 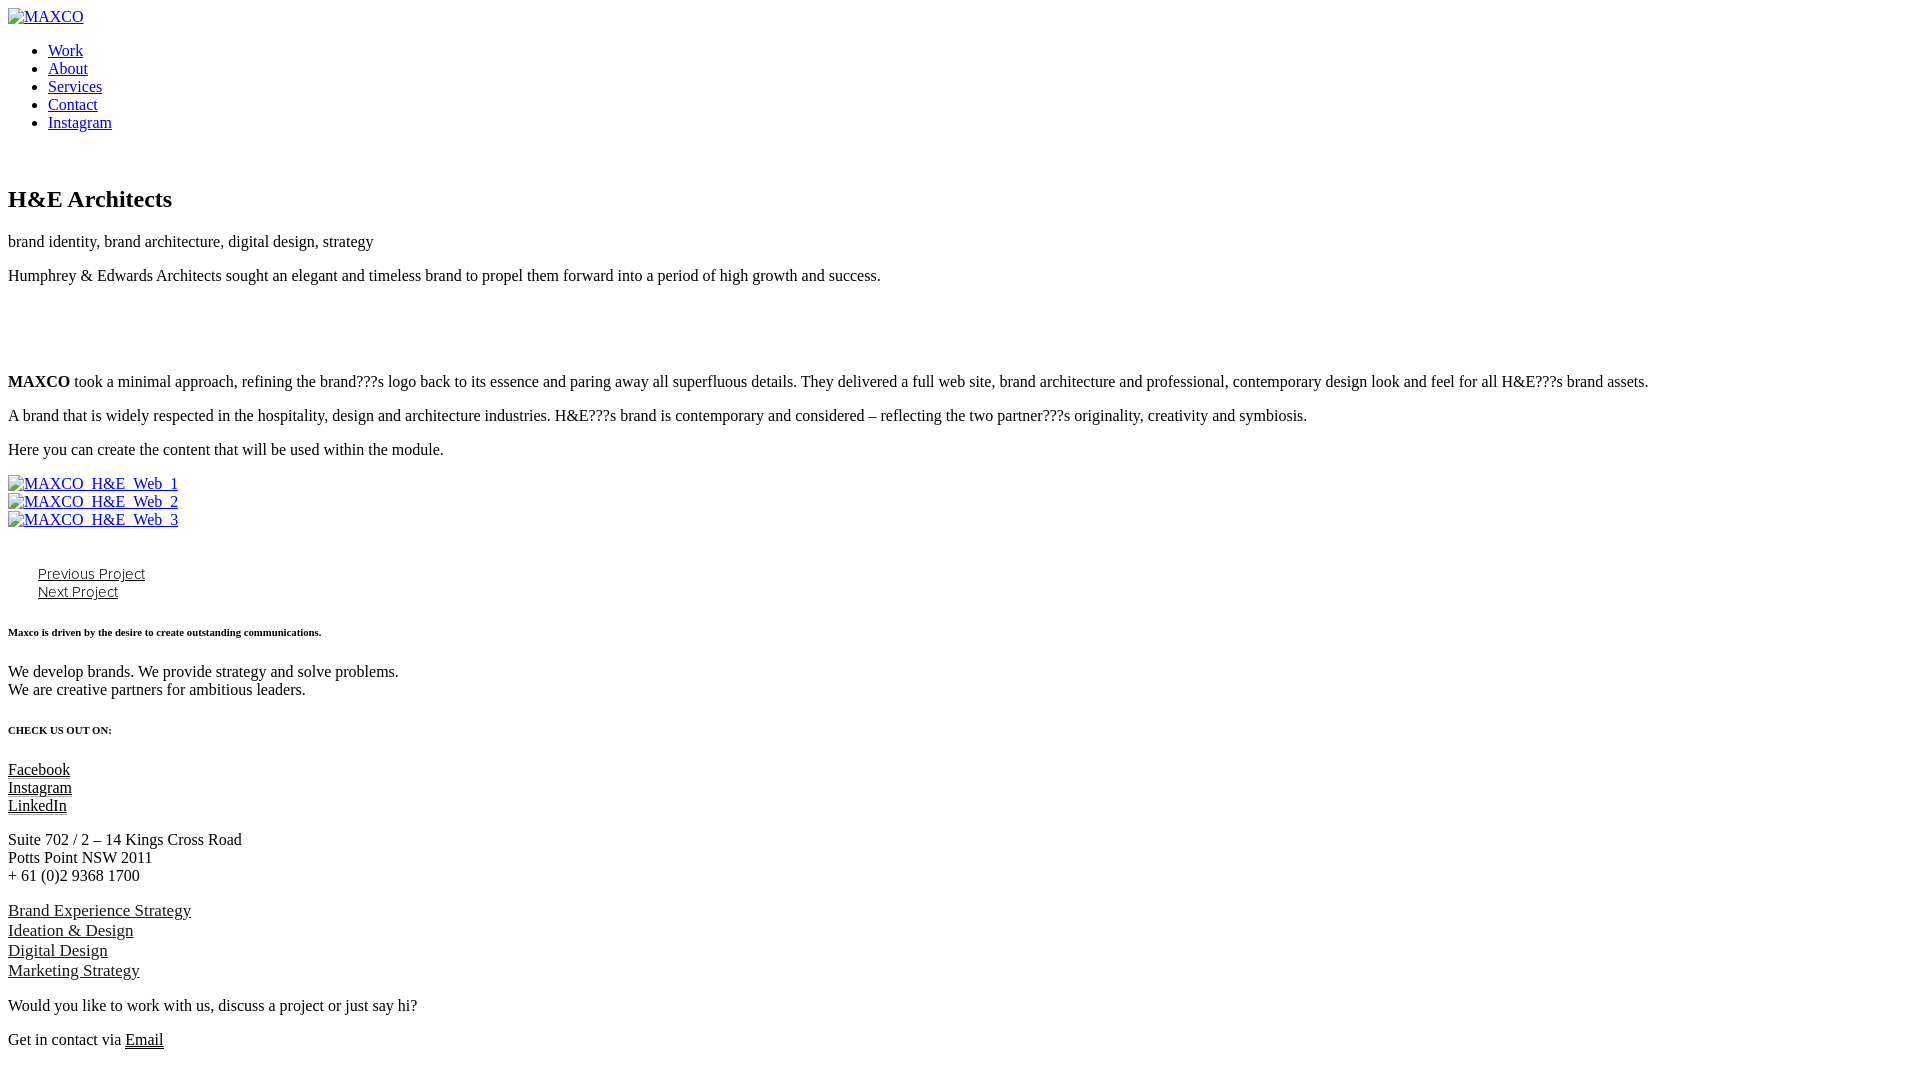 What do you see at coordinates (73, 969) in the screenshot?
I see `'Marketing Strategy'` at bounding box center [73, 969].